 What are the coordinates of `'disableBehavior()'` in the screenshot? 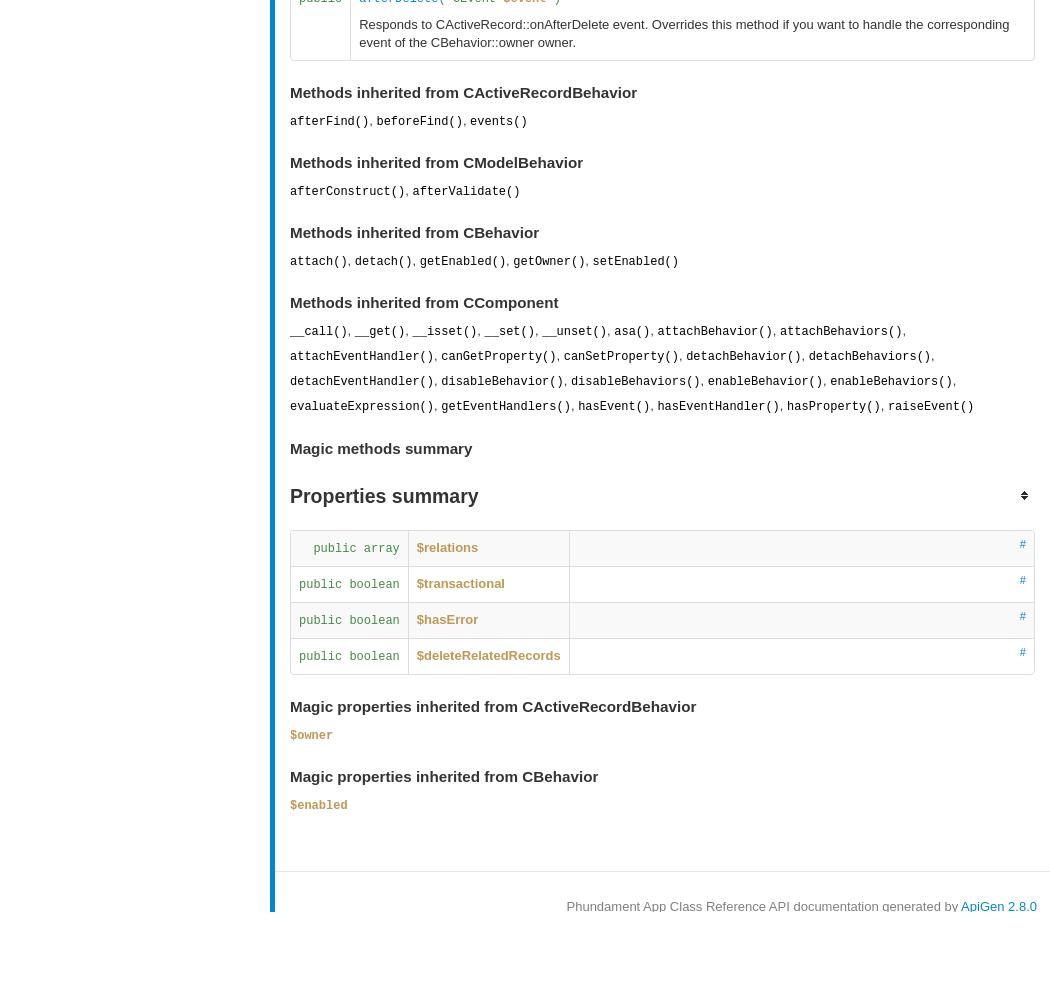 It's located at (501, 382).